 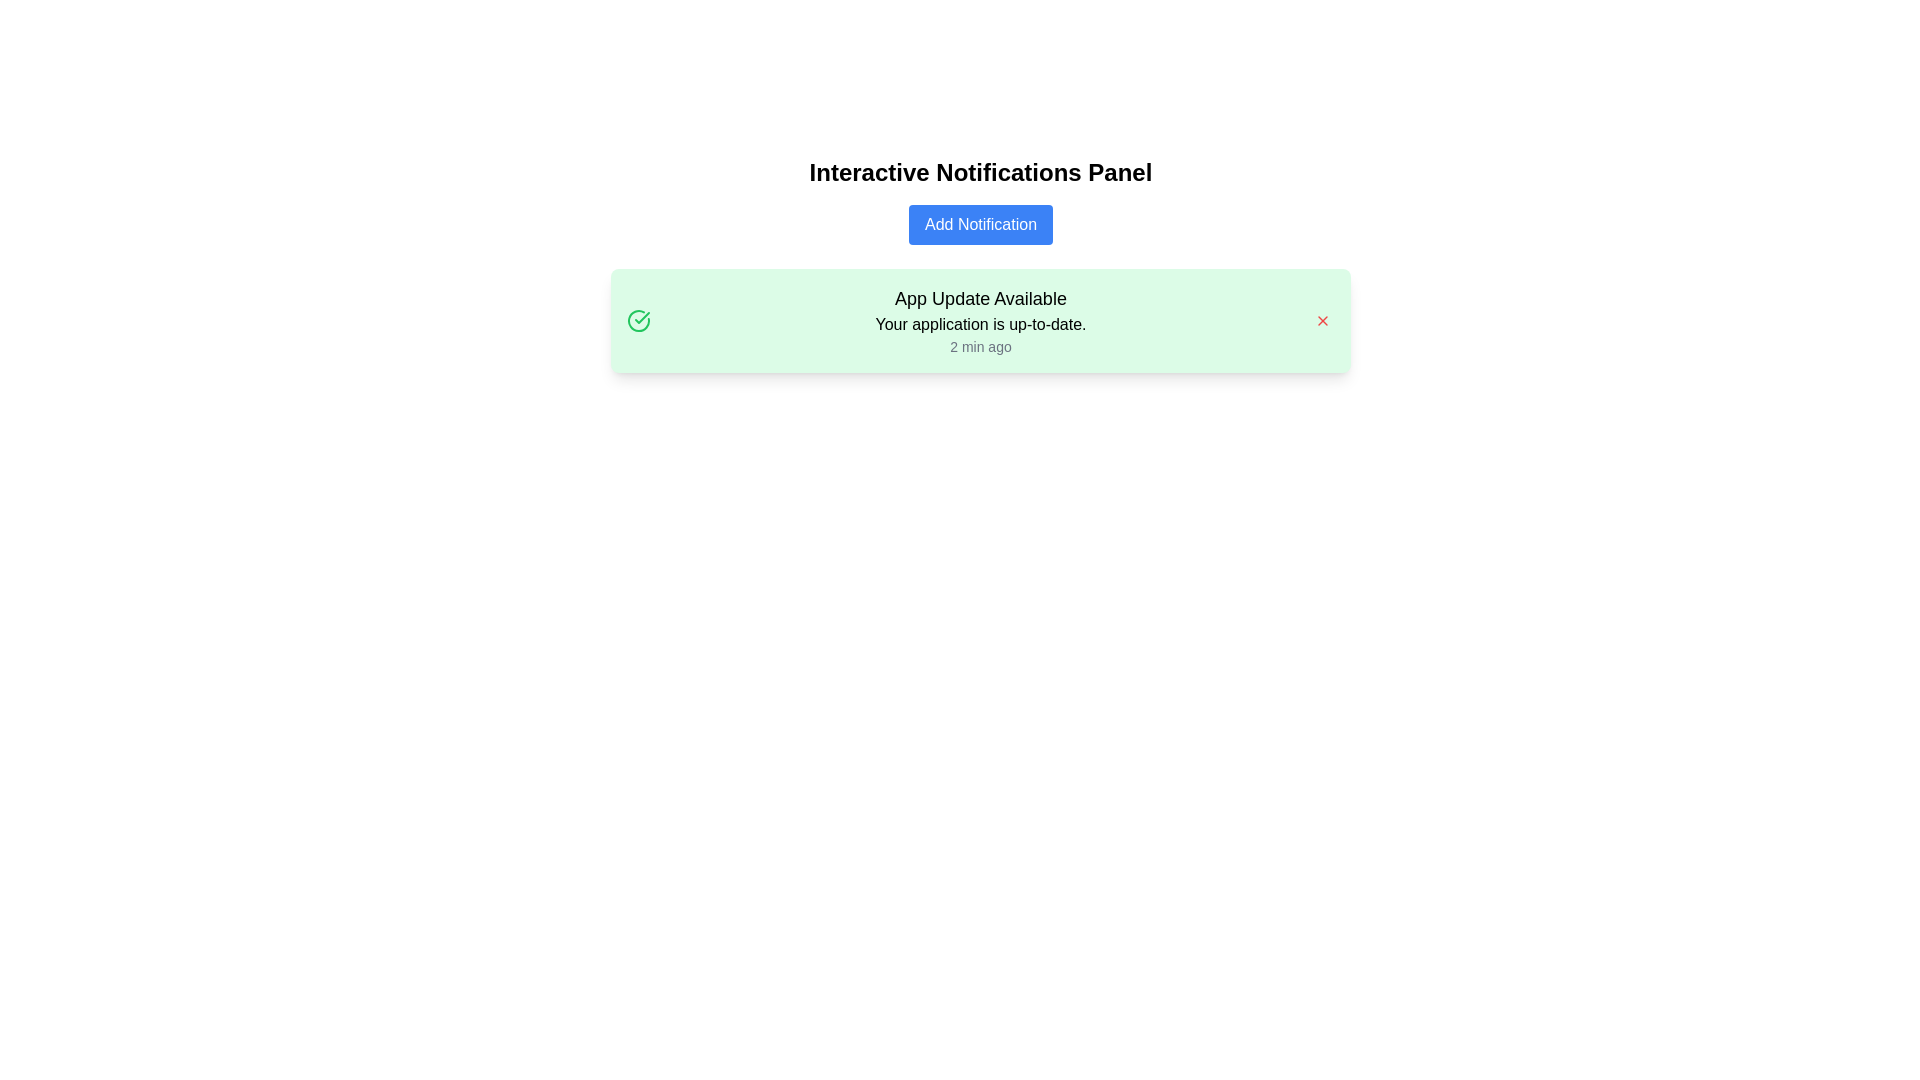 What do you see at coordinates (980, 323) in the screenshot?
I see `the Text label that indicates the application is current with no pending updates, located below 'App Update Available' and above '2 min ago' within the notification card` at bounding box center [980, 323].